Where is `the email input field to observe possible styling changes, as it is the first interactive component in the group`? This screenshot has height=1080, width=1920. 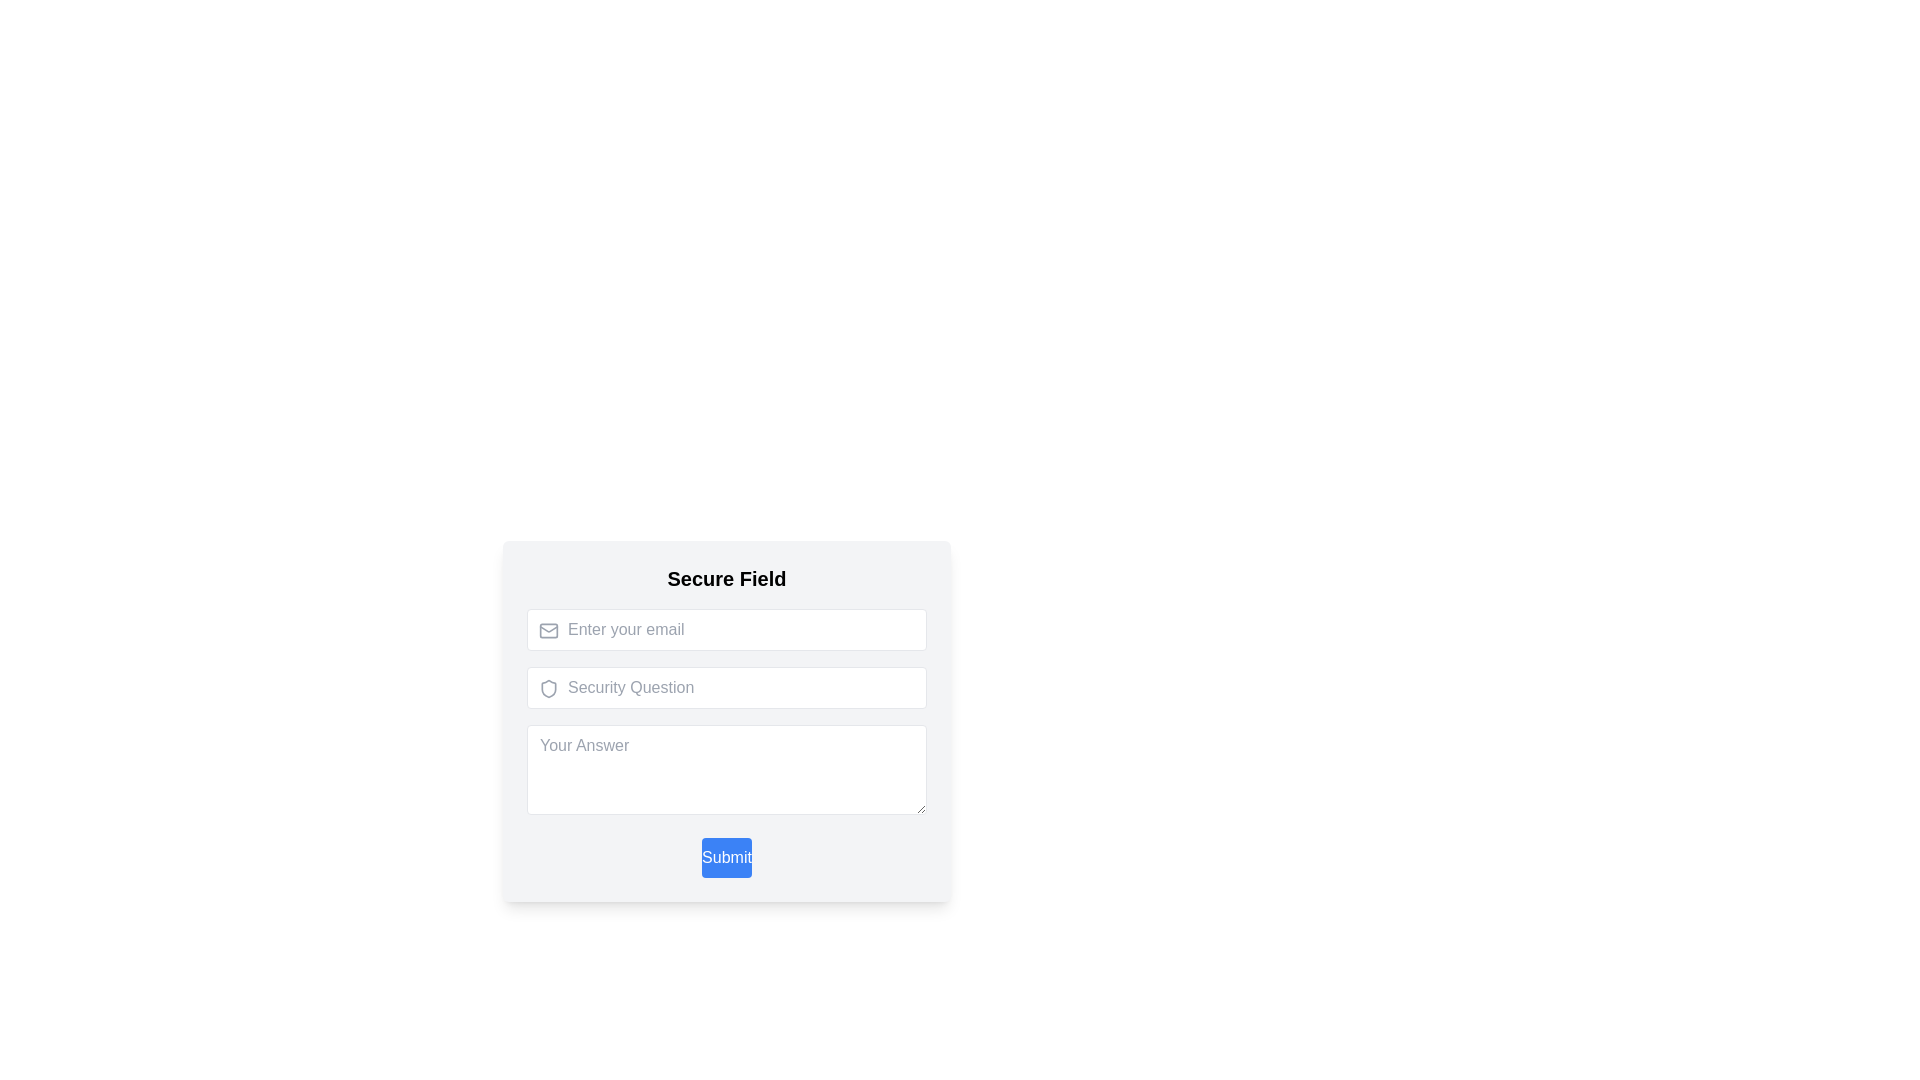 the email input field to observe possible styling changes, as it is the first interactive component in the group is located at coordinates (725, 628).